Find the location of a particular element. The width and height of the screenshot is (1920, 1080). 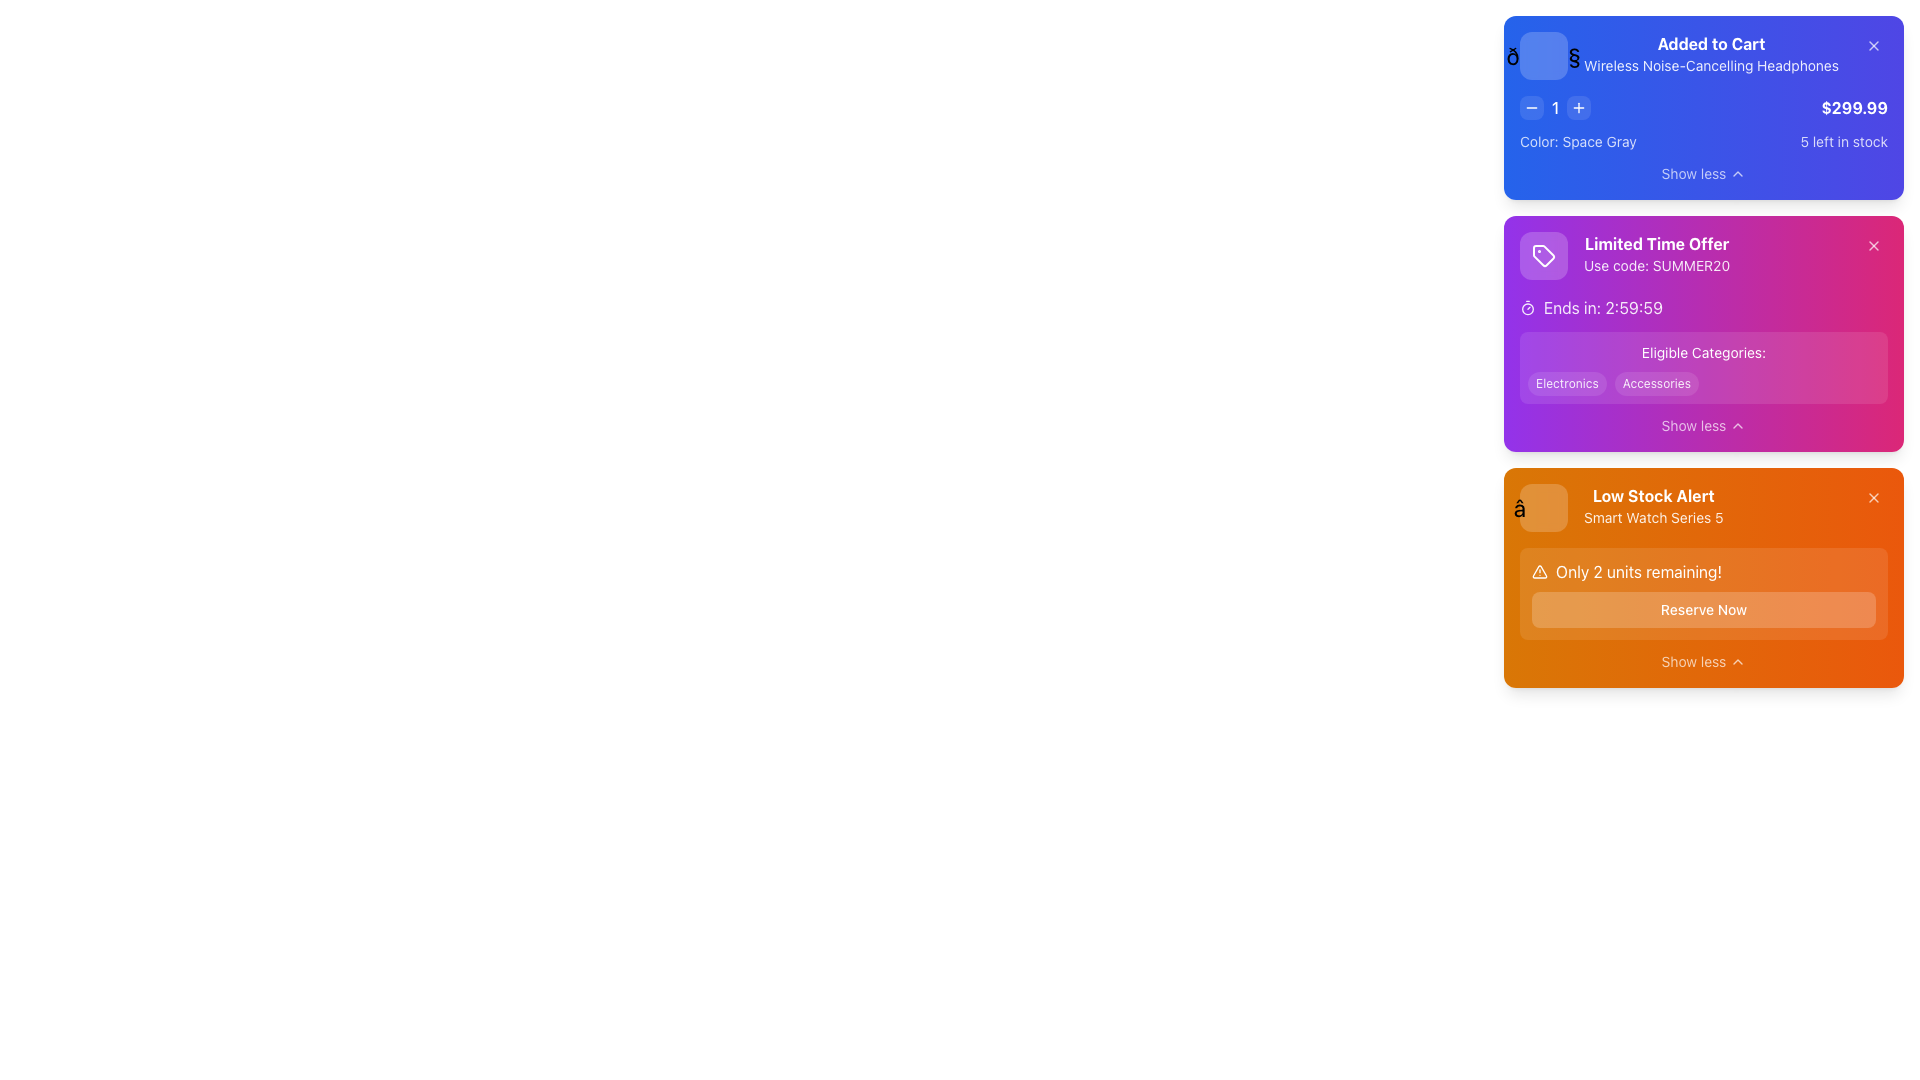

the 'Limited Time Offer' icon located inside the purple widget at the top-left corner adjacent to the title text is located at coordinates (1543, 254).